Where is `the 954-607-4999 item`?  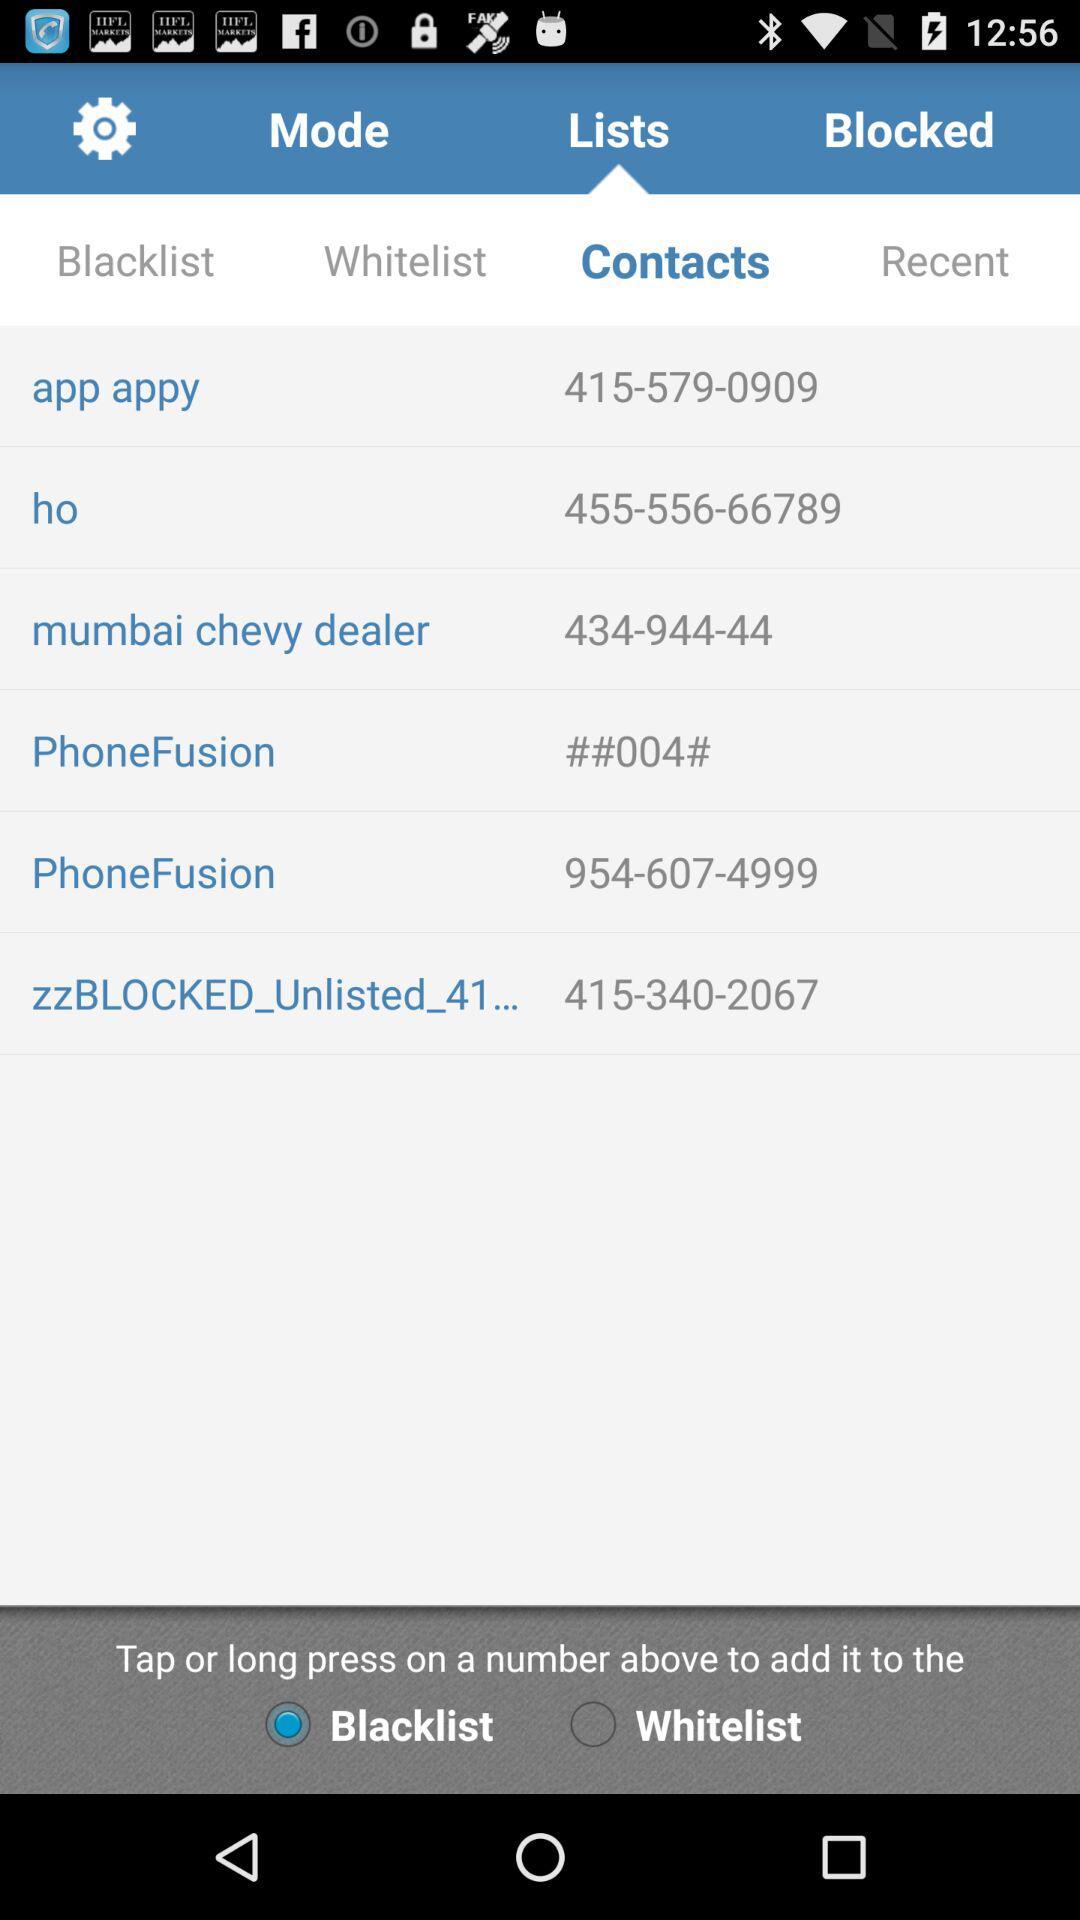 the 954-607-4999 item is located at coordinates (814, 871).